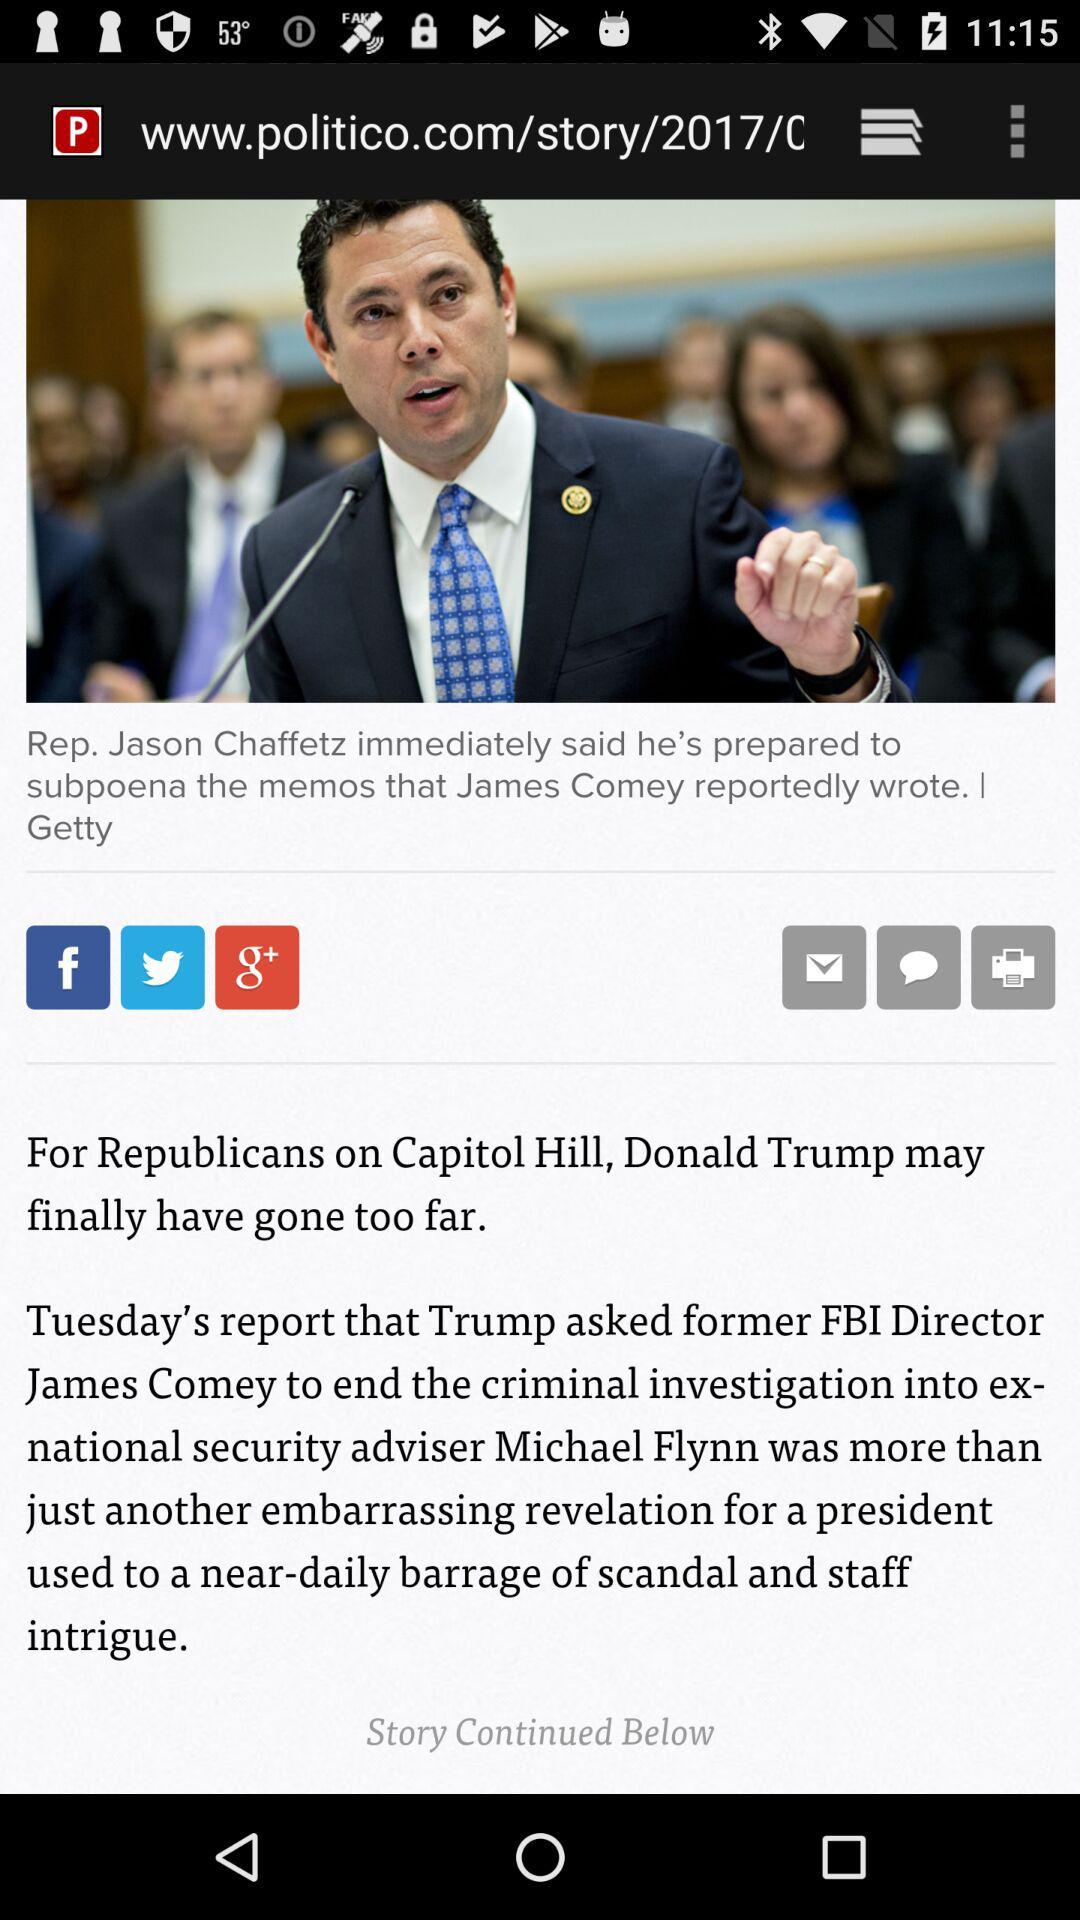 Image resolution: width=1080 pixels, height=1920 pixels. What do you see at coordinates (890, 130) in the screenshot?
I see `item next to the www politico com item` at bounding box center [890, 130].